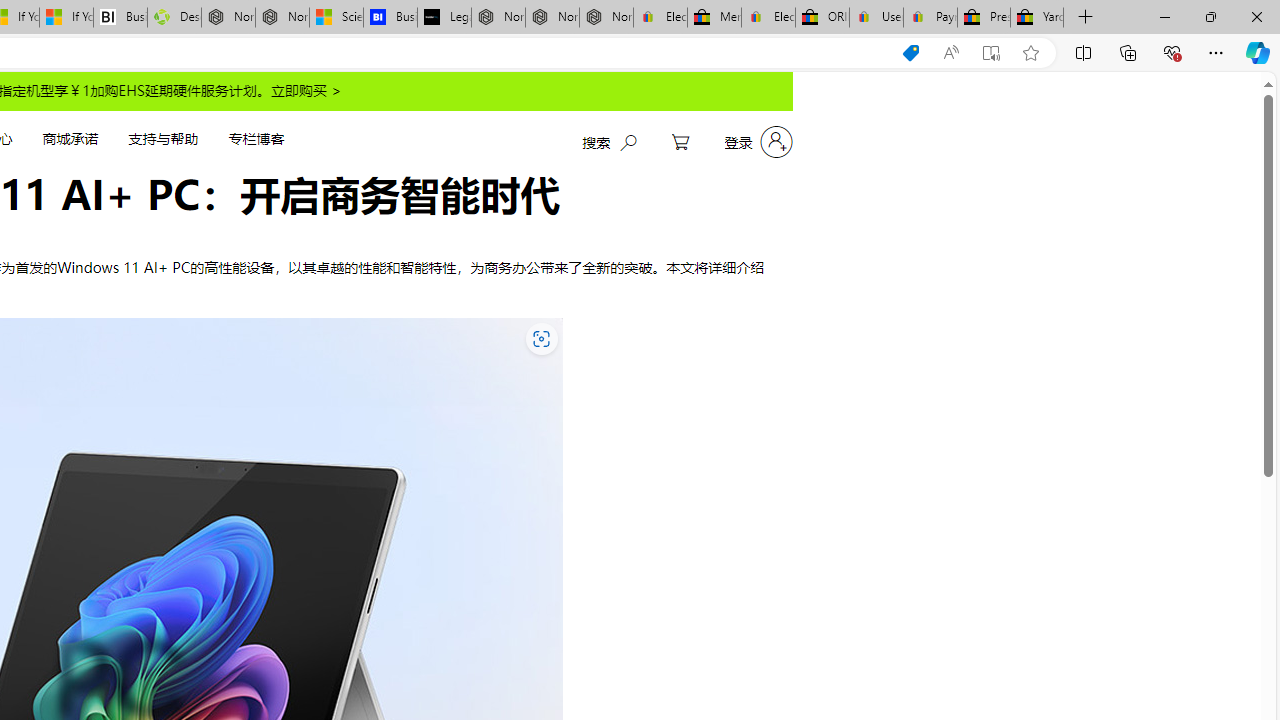 The height and width of the screenshot is (720, 1280). What do you see at coordinates (983, 17) in the screenshot?
I see `'Press Room - eBay Inc.'` at bounding box center [983, 17].